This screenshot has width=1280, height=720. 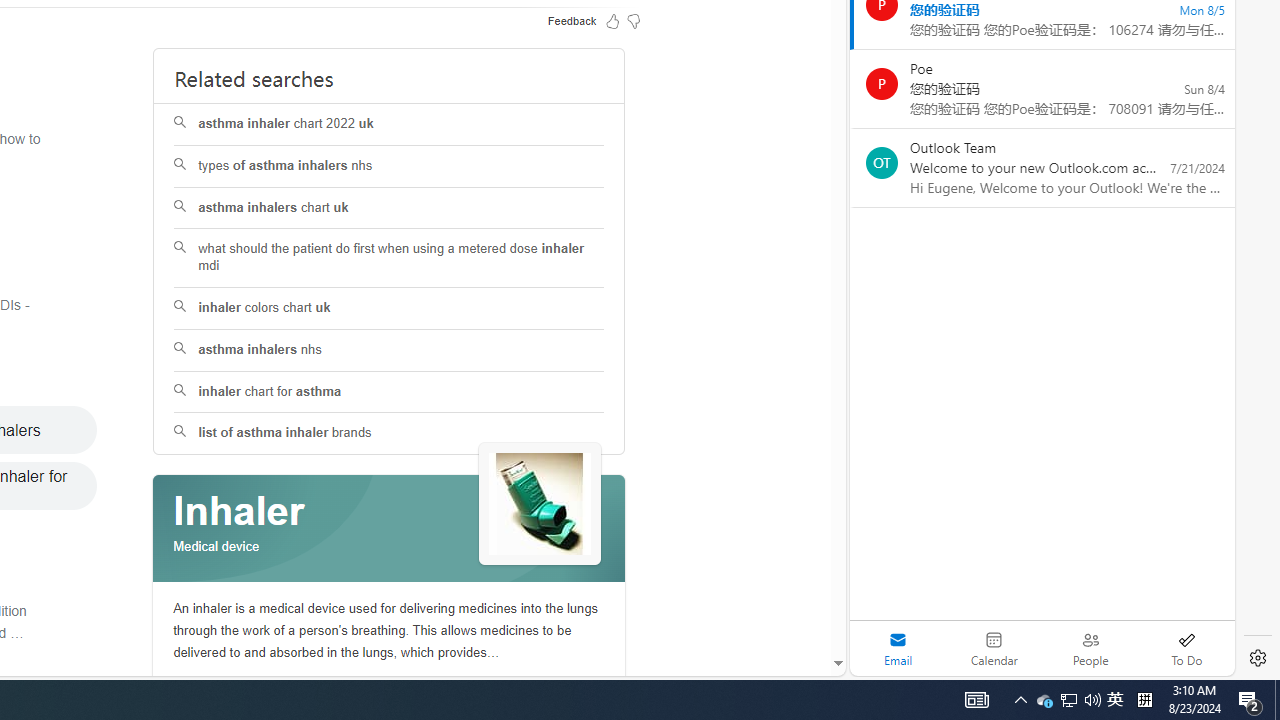 What do you see at coordinates (389, 208) in the screenshot?
I see `'asthma inhalers chart uk'` at bounding box center [389, 208].